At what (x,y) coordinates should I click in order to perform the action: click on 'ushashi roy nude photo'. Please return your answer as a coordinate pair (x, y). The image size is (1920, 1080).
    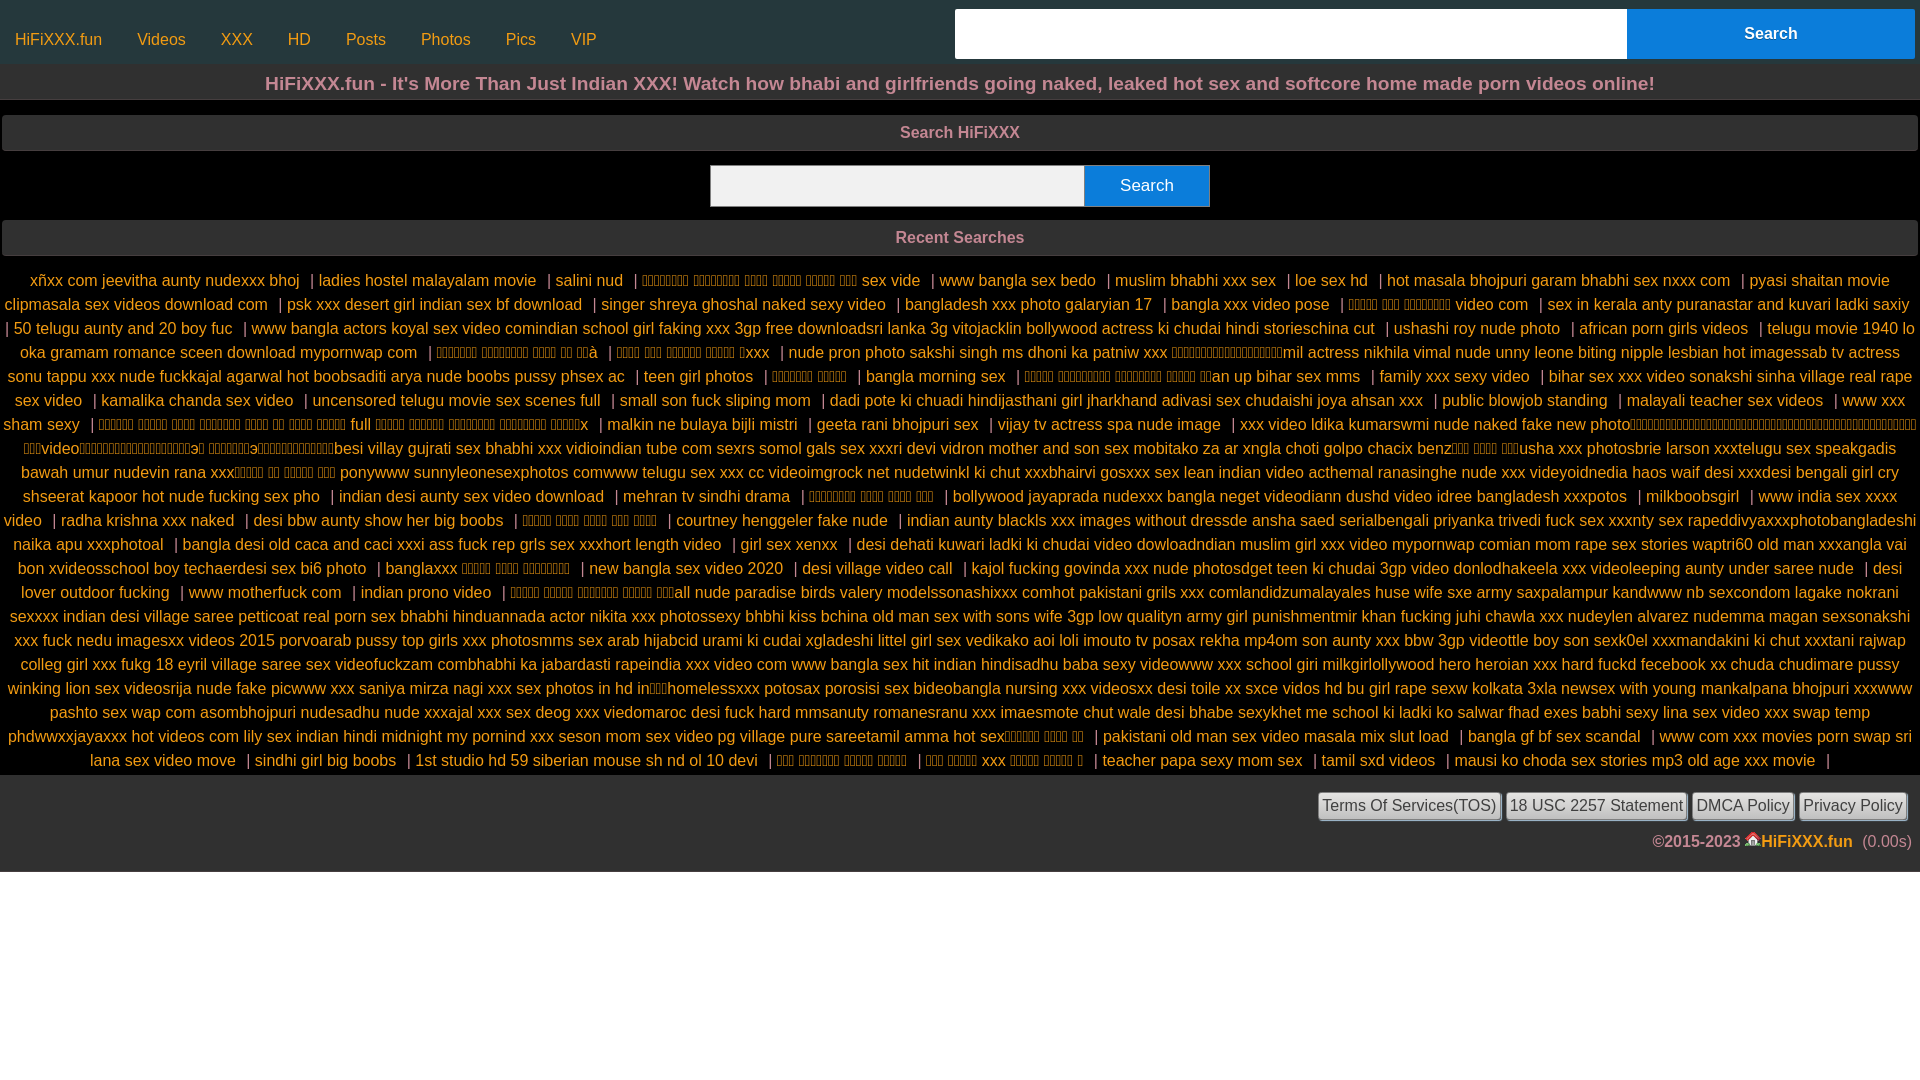
    Looking at the image, I should click on (1477, 327).